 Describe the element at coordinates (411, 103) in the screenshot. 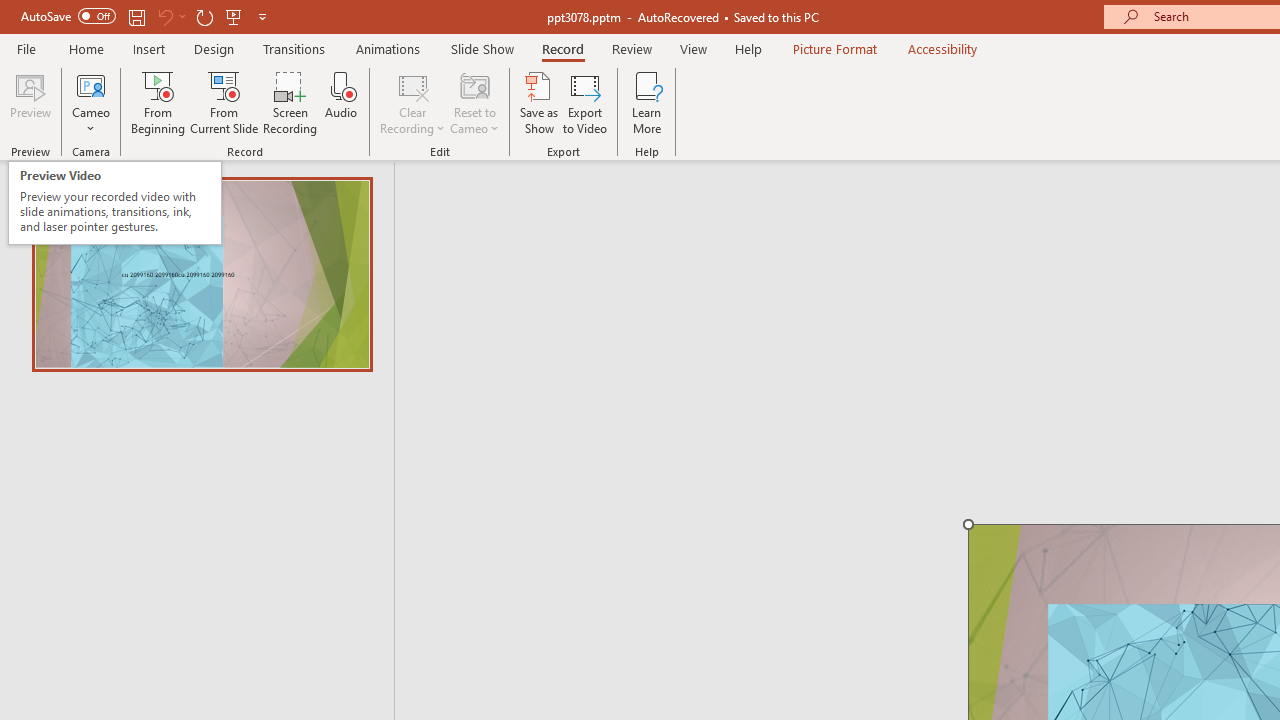

I see `'Clear Recording'` at that location.